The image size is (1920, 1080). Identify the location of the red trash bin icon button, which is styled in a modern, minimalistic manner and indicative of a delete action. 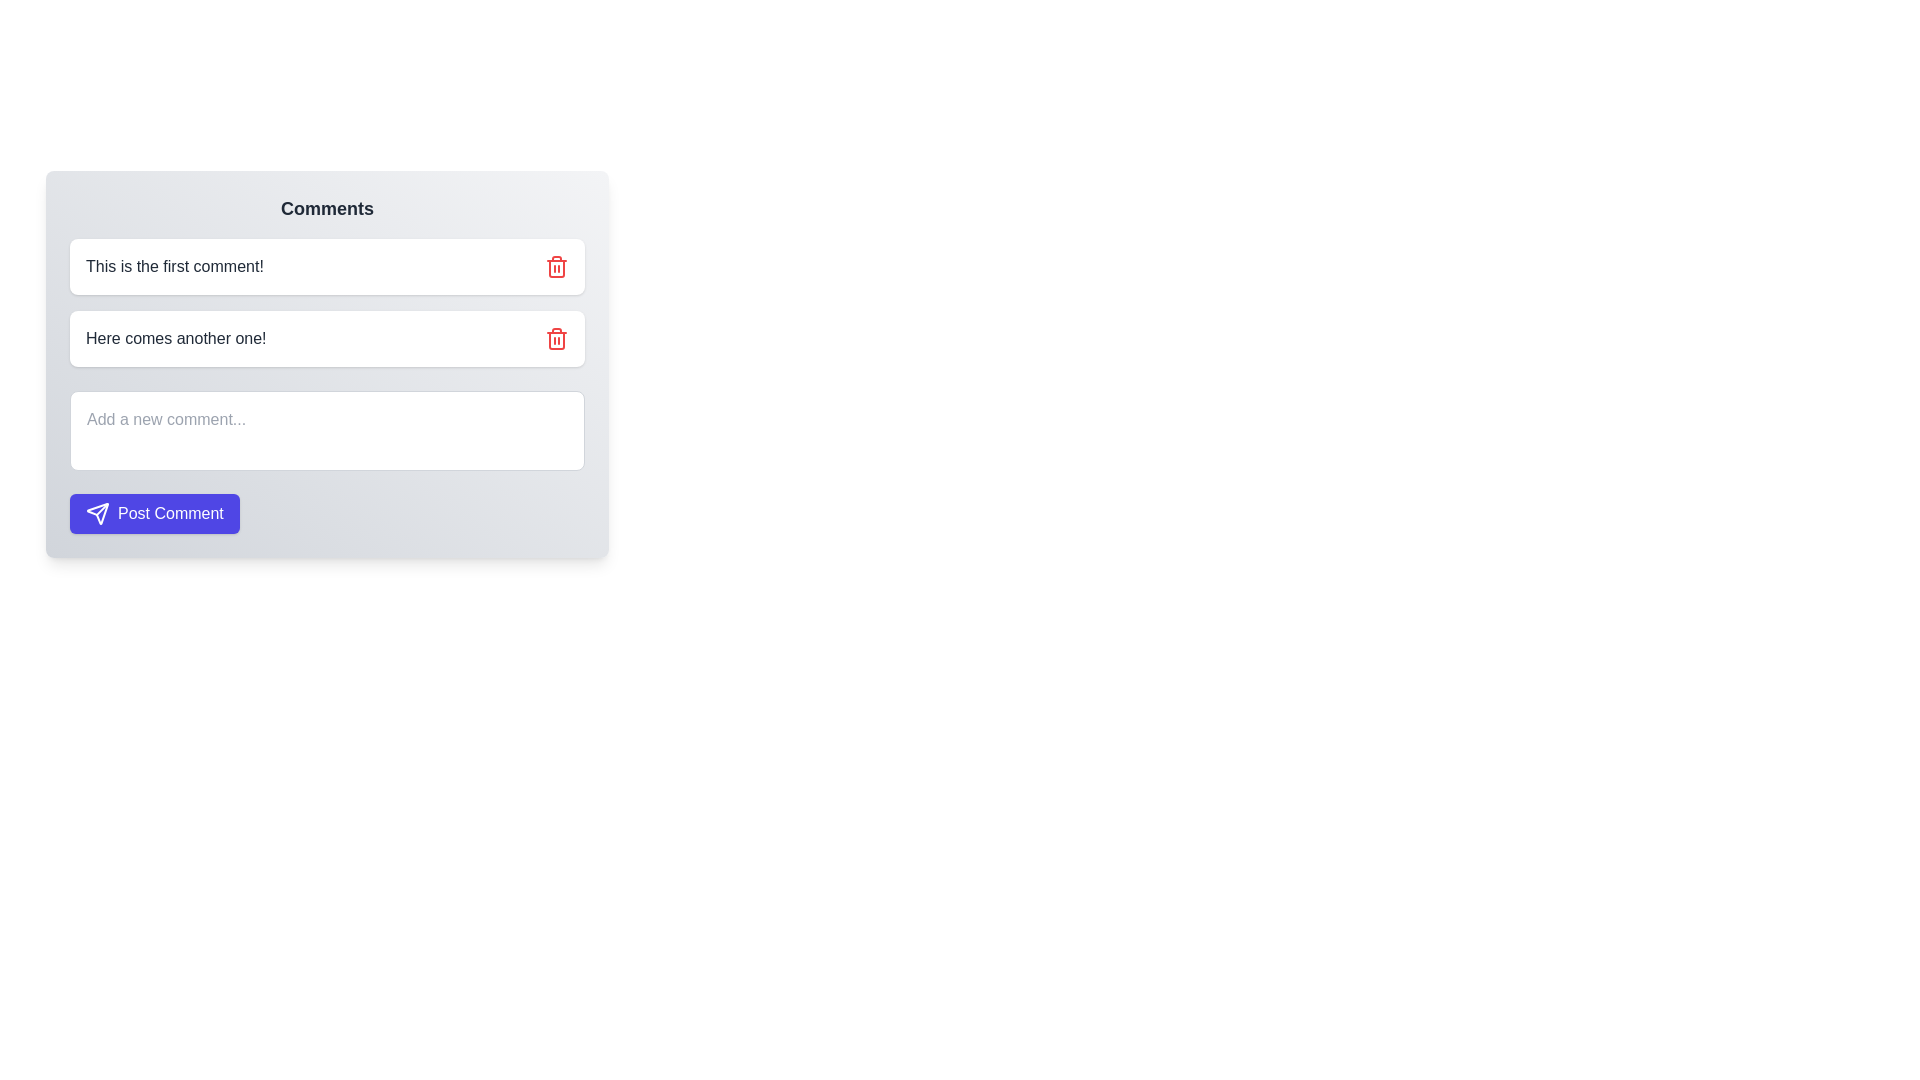
(556, 338).